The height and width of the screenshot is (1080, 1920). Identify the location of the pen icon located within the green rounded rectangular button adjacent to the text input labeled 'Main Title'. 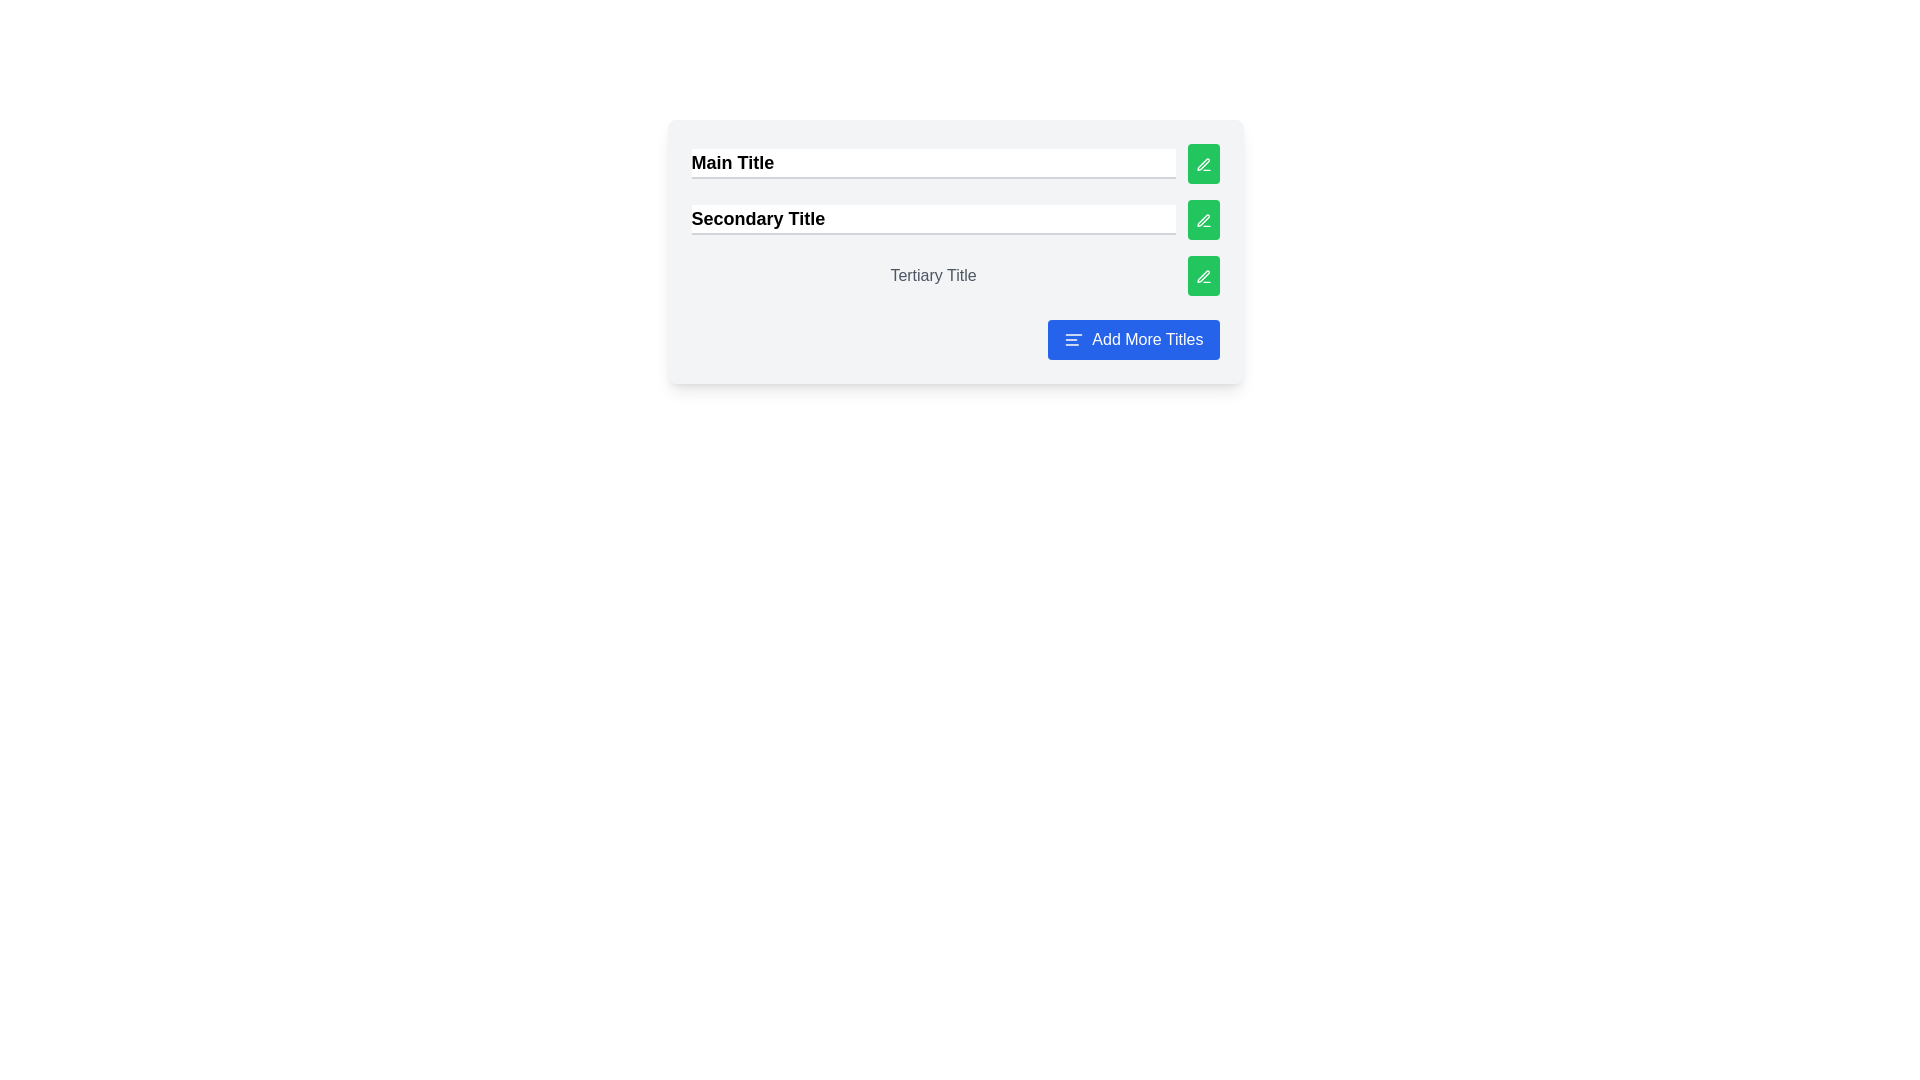
(1202, 163).